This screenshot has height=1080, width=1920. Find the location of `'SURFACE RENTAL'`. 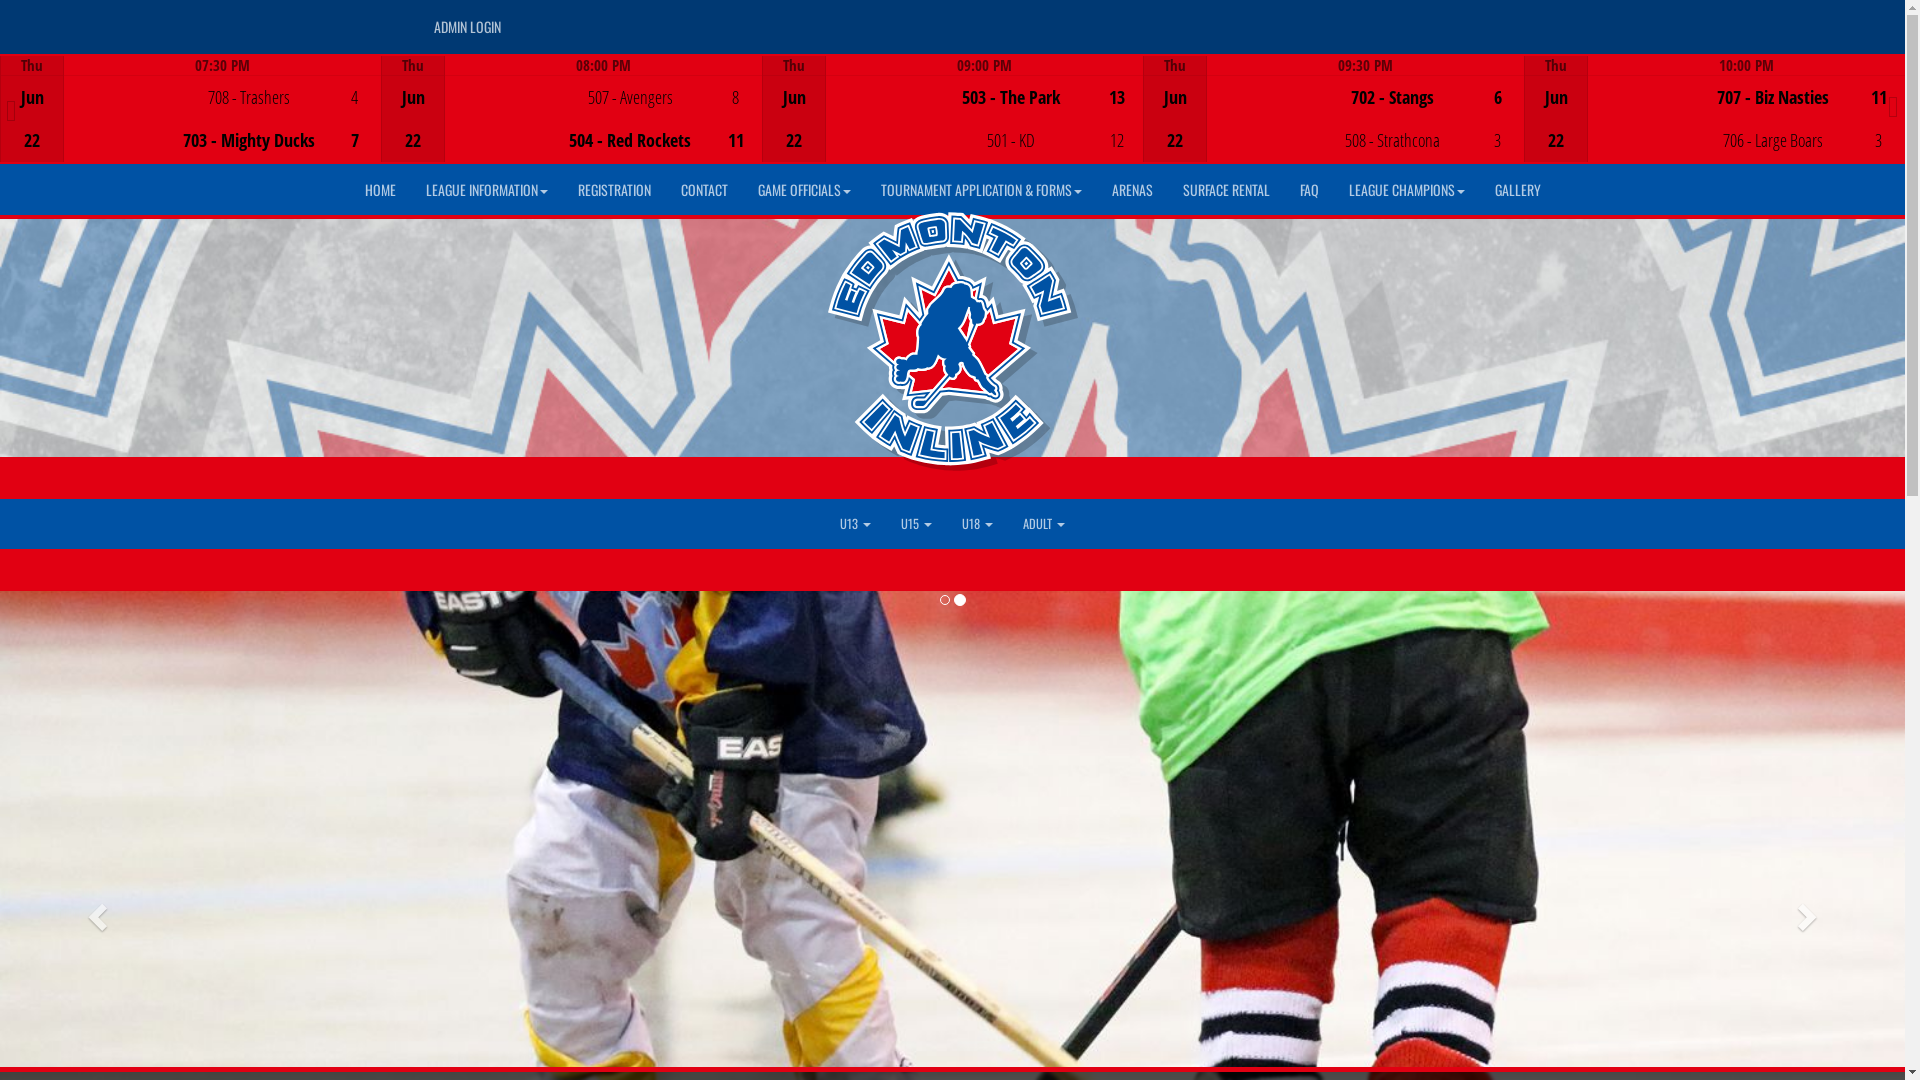

'SURFACE RENTAL' is located at coordinates (1225, 189).